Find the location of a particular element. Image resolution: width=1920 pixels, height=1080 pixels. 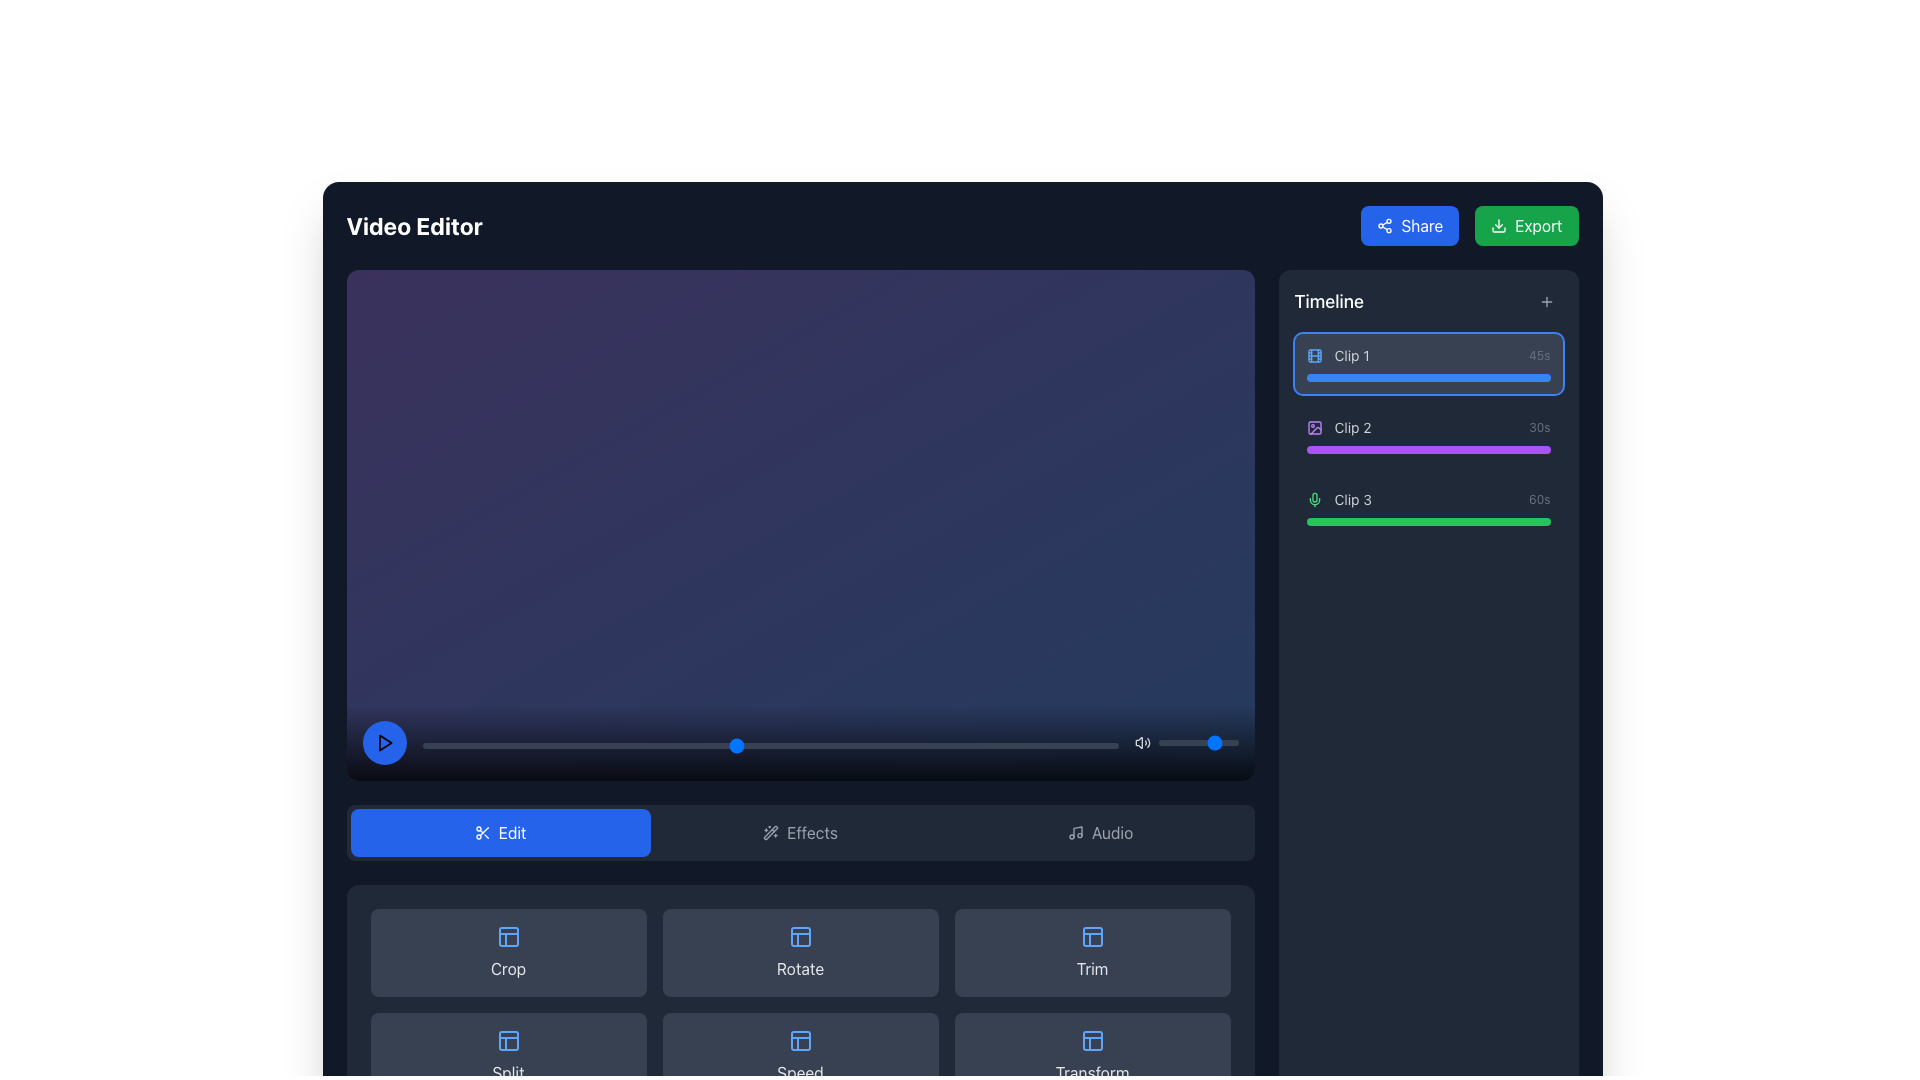

the volume control icon, which is styled as a speaker with sound waves, to change volume settings is located at coordinates (1142, 742).